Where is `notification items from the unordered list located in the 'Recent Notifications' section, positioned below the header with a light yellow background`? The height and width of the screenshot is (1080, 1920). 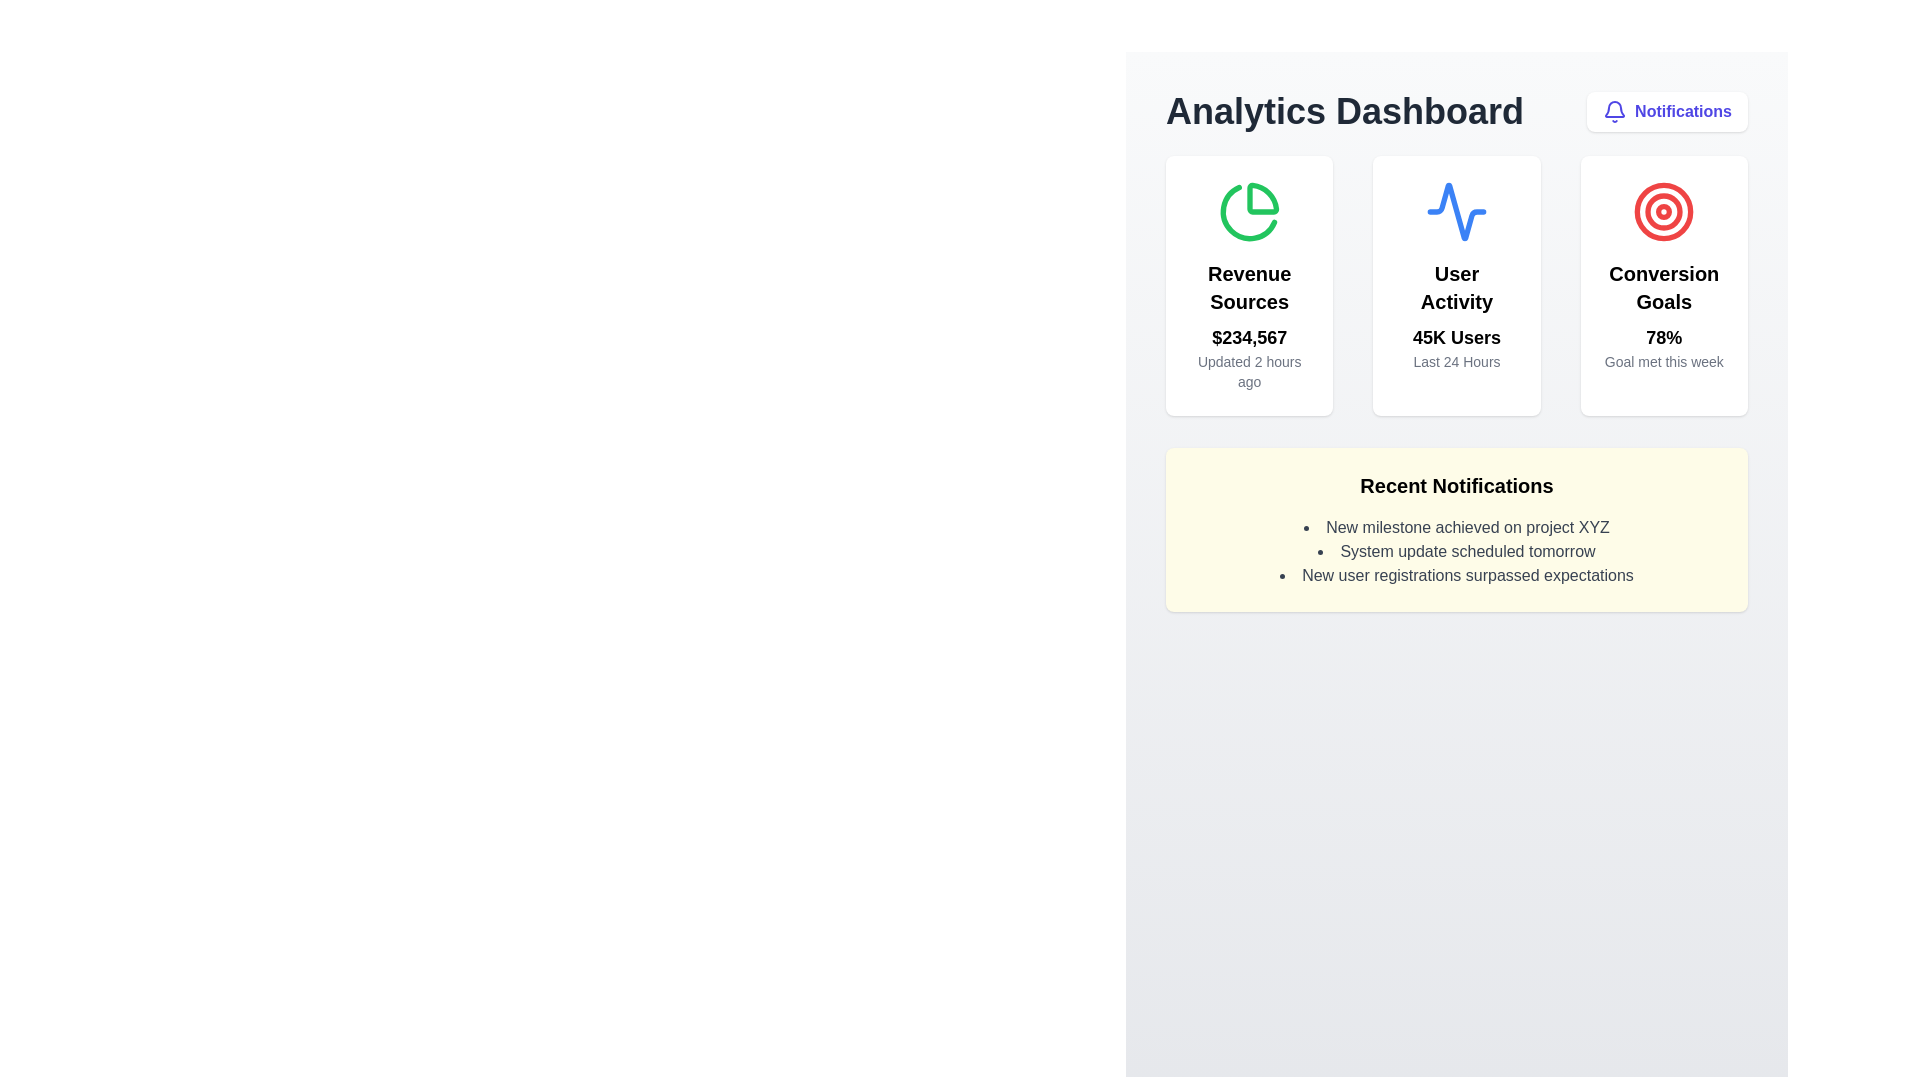
notification items from the unordered list located in the 'Recent Notifications' section, positioned below the header with a light yellow background is located at coordinates (1457, 551).